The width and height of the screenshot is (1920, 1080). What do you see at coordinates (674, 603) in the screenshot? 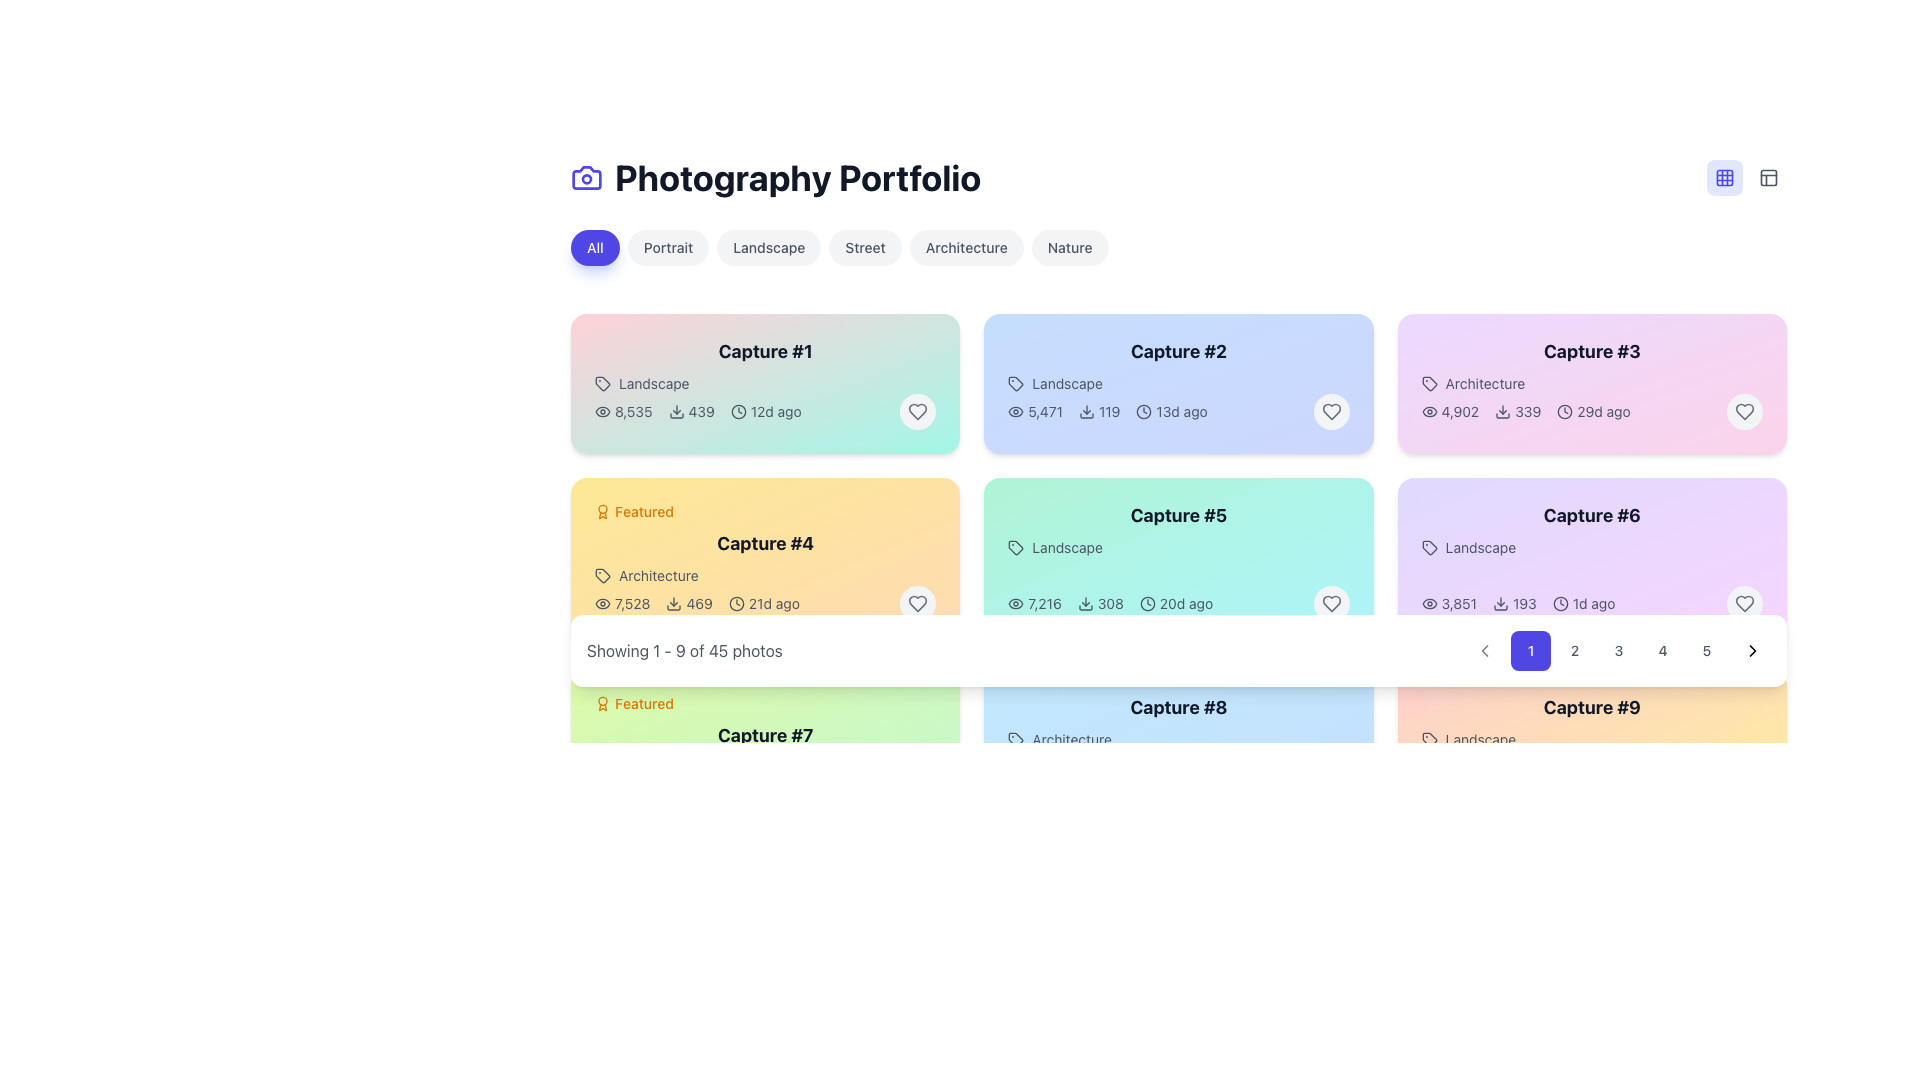
I see `the small download icon, which is styled as an arrow pointing downward and is located within the metadata line of the 'Capture #4' card, positioned next to the download count '469'` at bounding box center [674, 603].